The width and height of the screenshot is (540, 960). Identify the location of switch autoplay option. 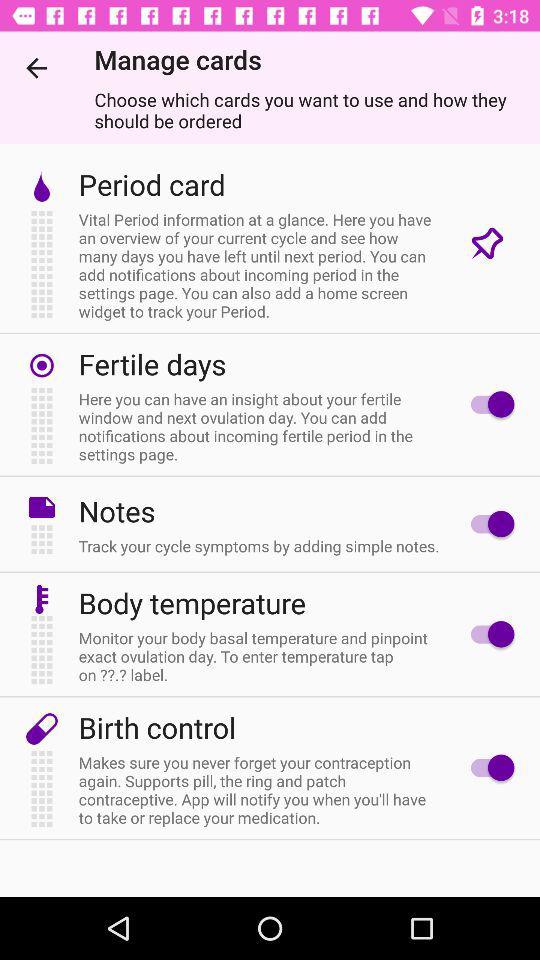
(486, 633).